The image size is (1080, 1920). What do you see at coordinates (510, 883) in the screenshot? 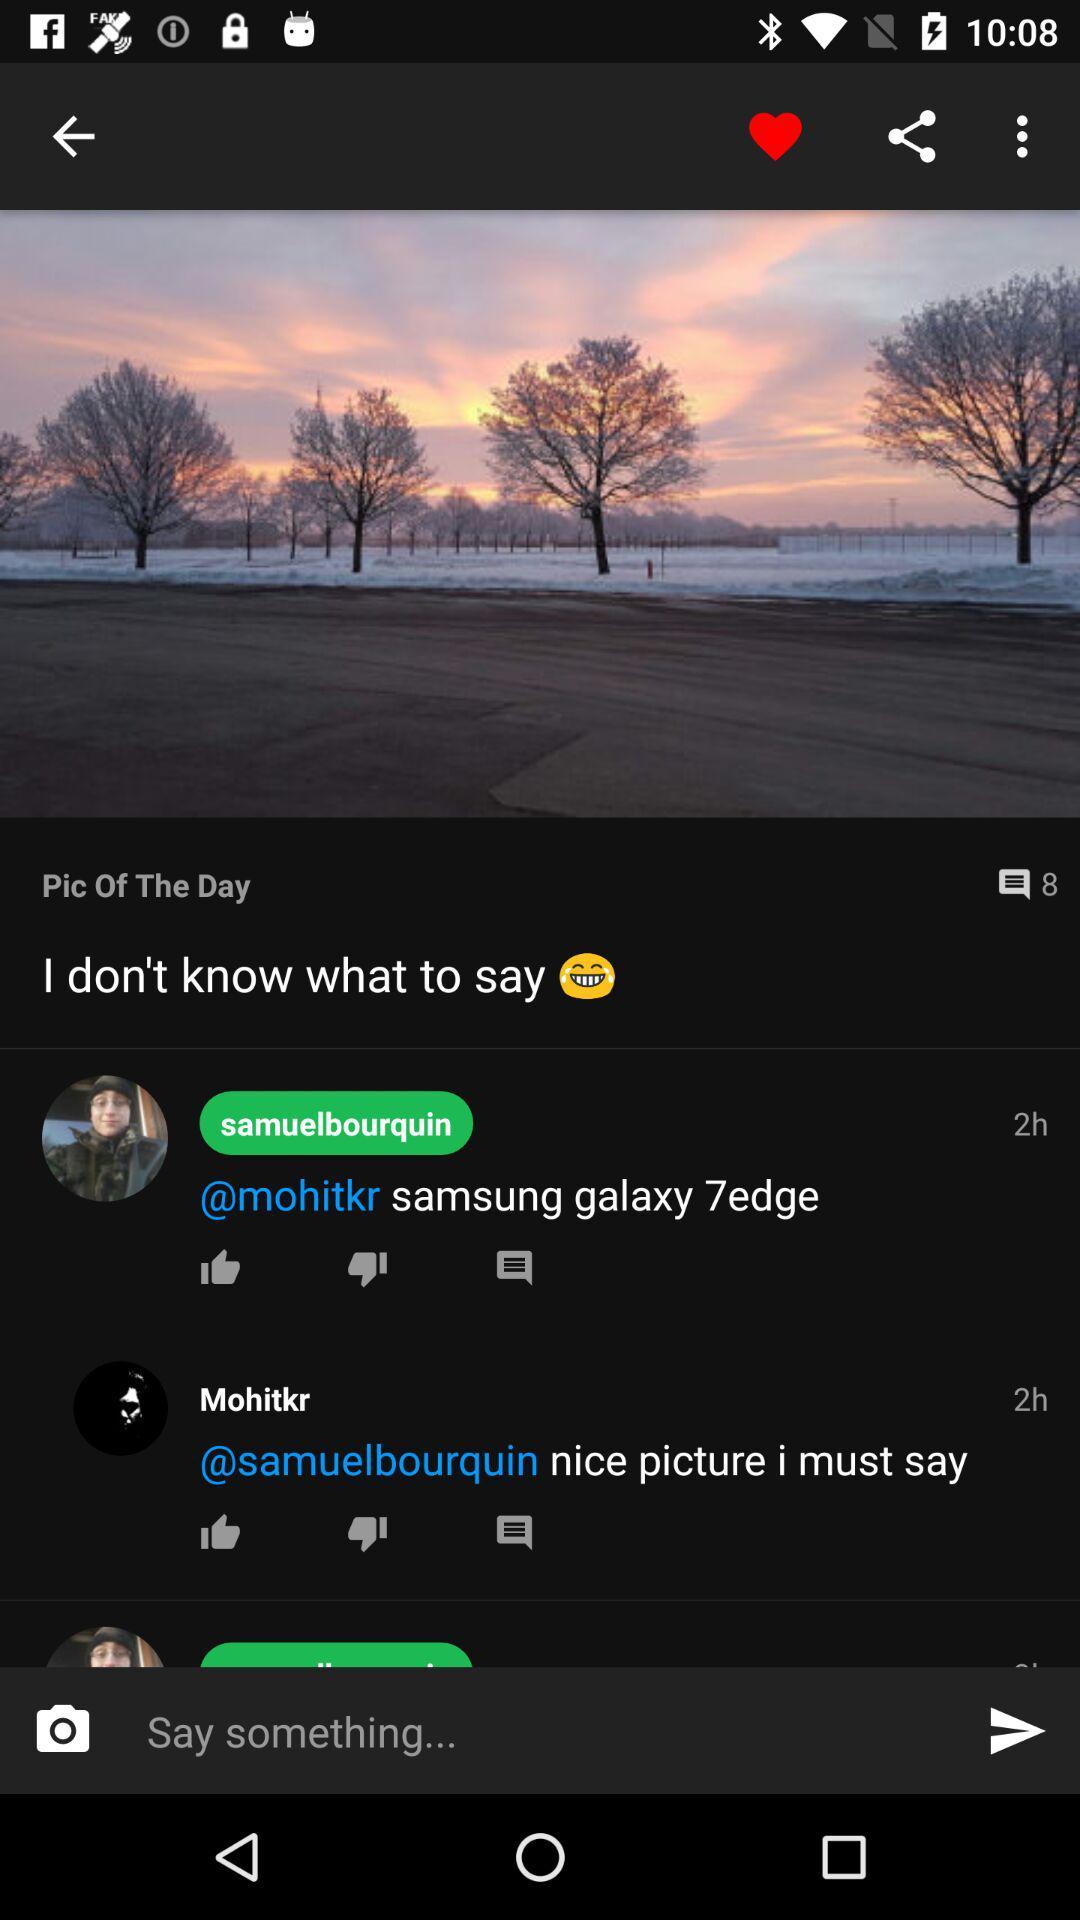
I see `the item to the left of 8 icon` at bounding box center [510, 883].